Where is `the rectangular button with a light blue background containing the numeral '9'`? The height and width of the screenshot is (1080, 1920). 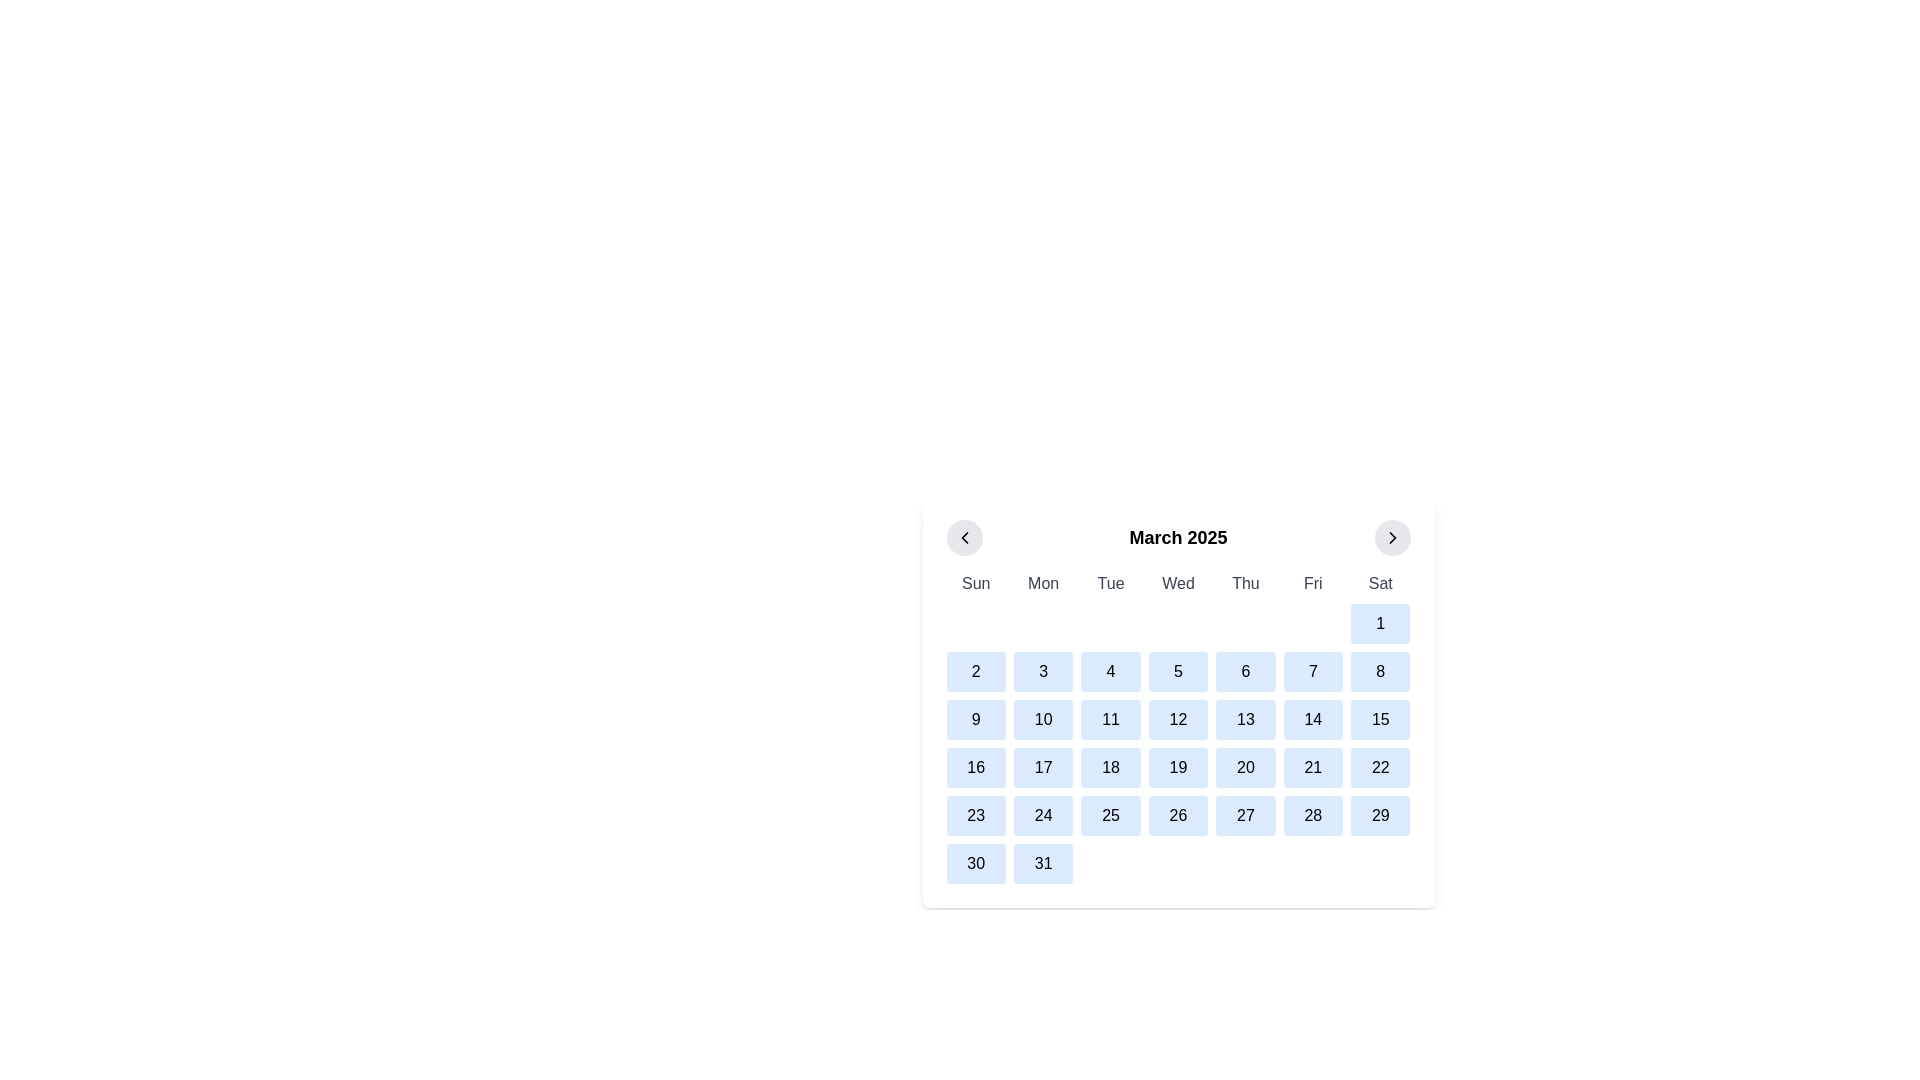
the rectangular button with a light blue background containing the numeral '9' is located at coordinates (976, 720).